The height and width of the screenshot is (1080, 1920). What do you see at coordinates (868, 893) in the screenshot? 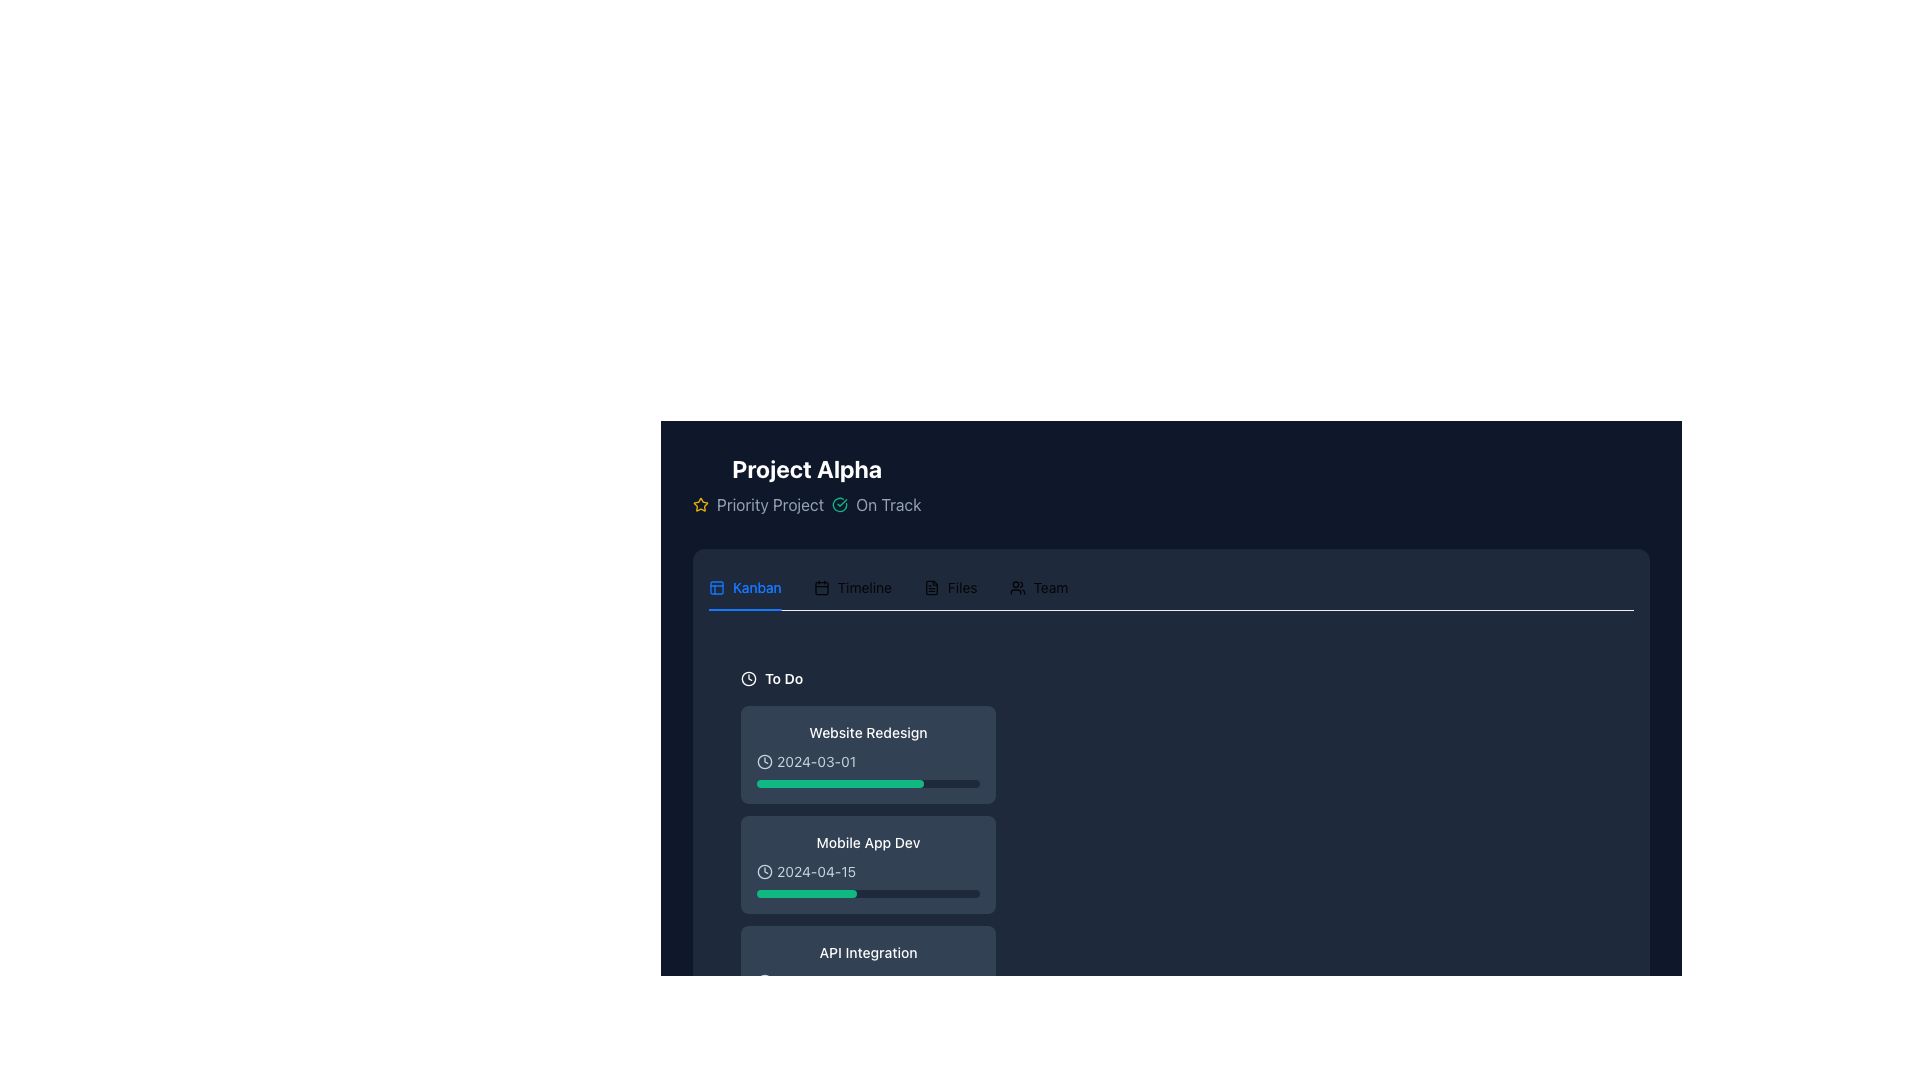
I see `the progress represented by the progress bar located within the 'Mobile App Dev' card in the 'To Do' column, positioned below the date '2024-04-15'` at bounding box center [868, 893].